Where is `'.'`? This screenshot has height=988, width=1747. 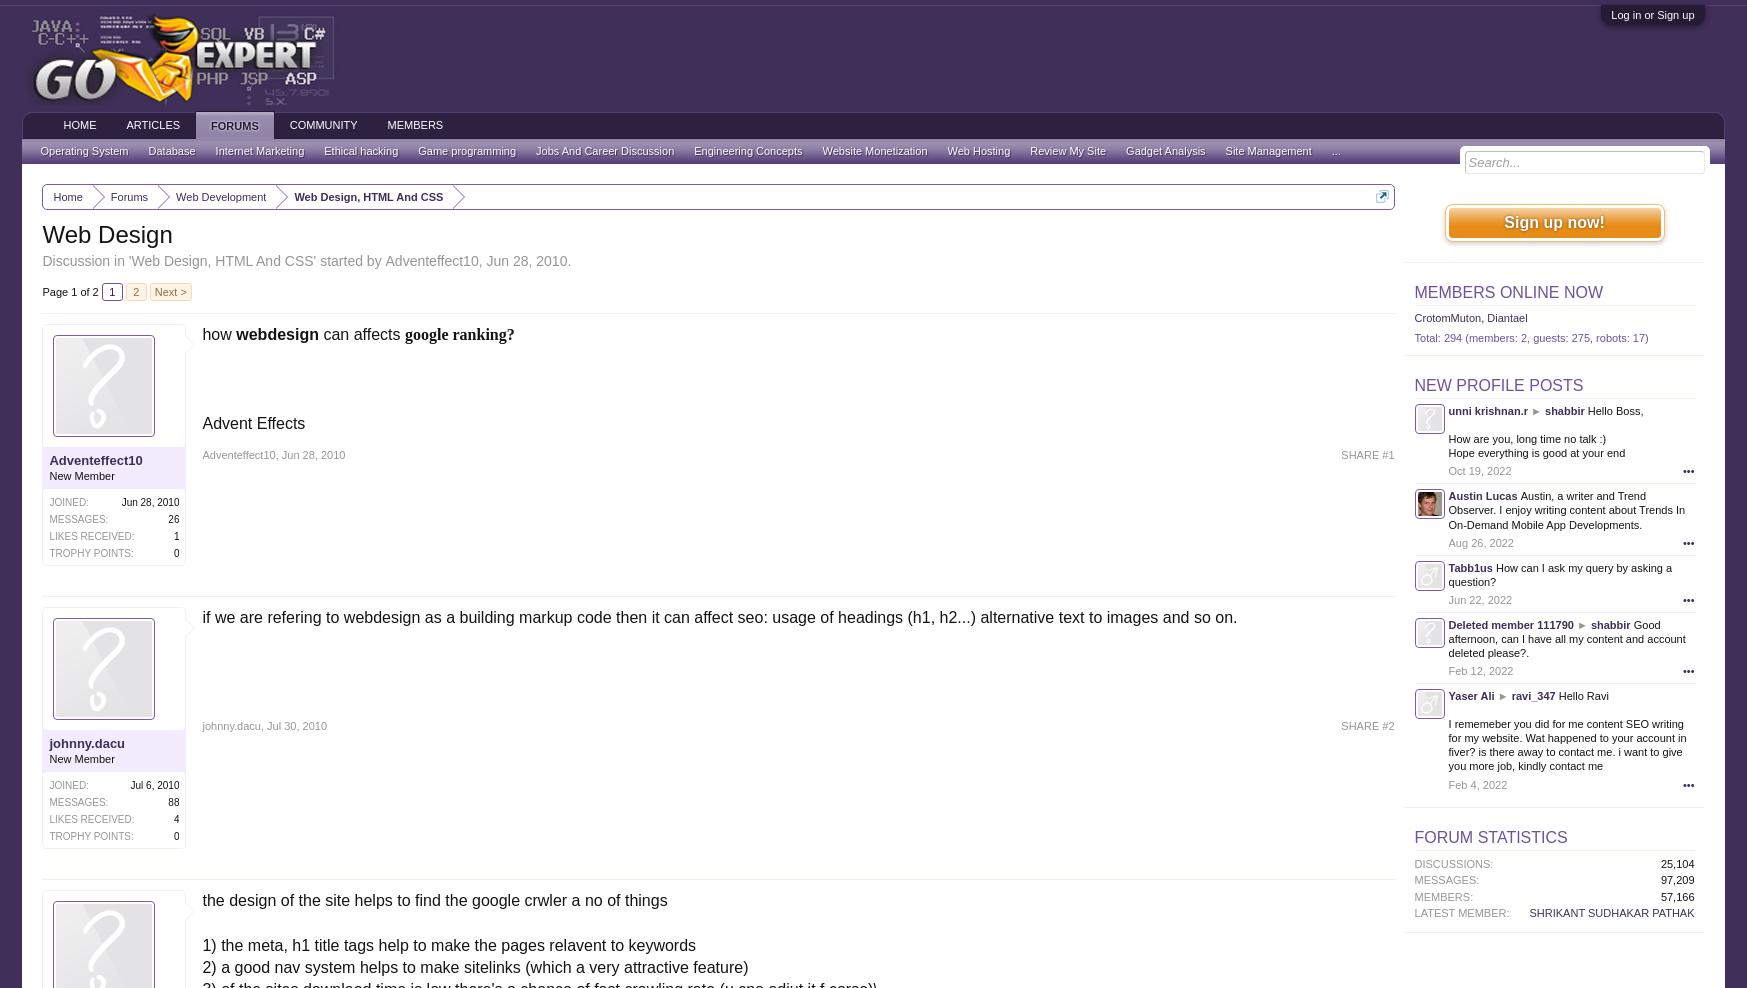 '.' is located at coordinates (568, 259).